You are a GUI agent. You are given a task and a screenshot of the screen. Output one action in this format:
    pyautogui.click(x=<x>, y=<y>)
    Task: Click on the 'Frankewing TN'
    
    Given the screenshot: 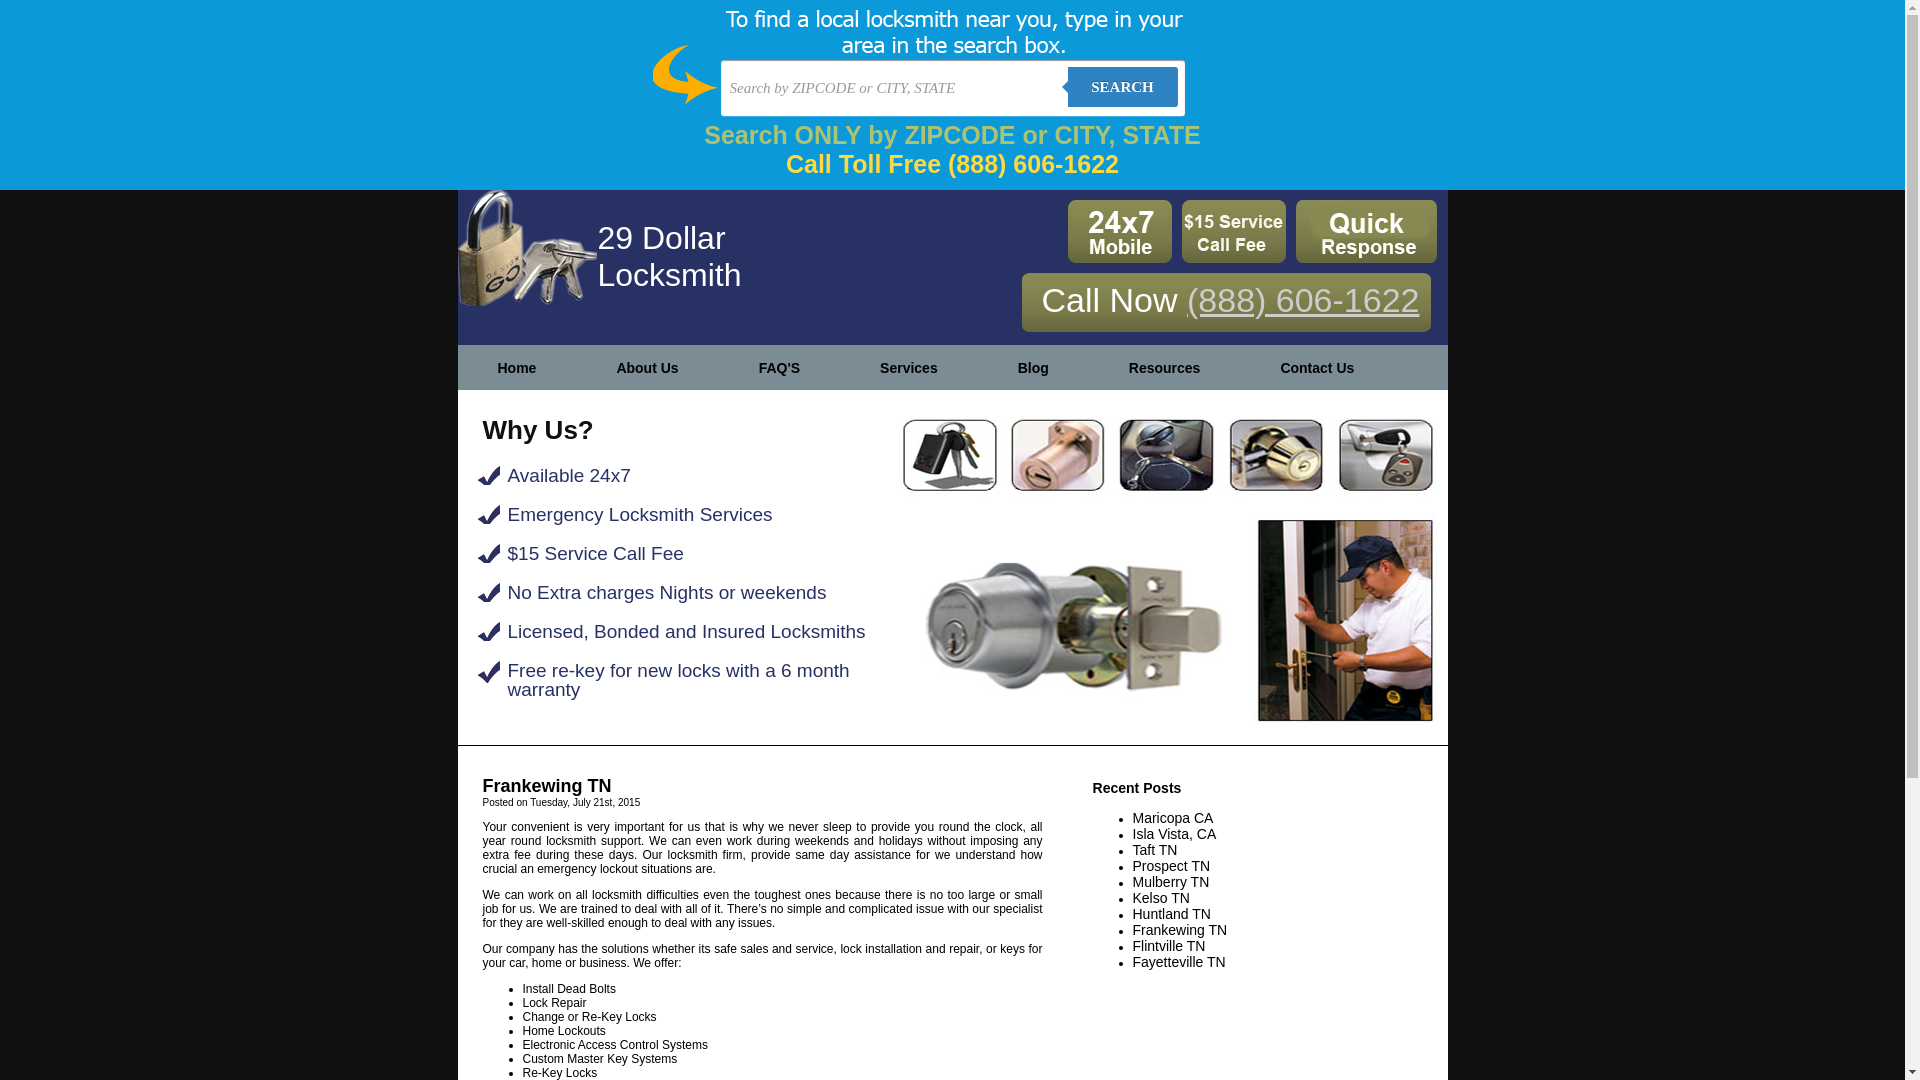 What is the action you would take?
    pyautogui.click(x=1179, y=929)
    